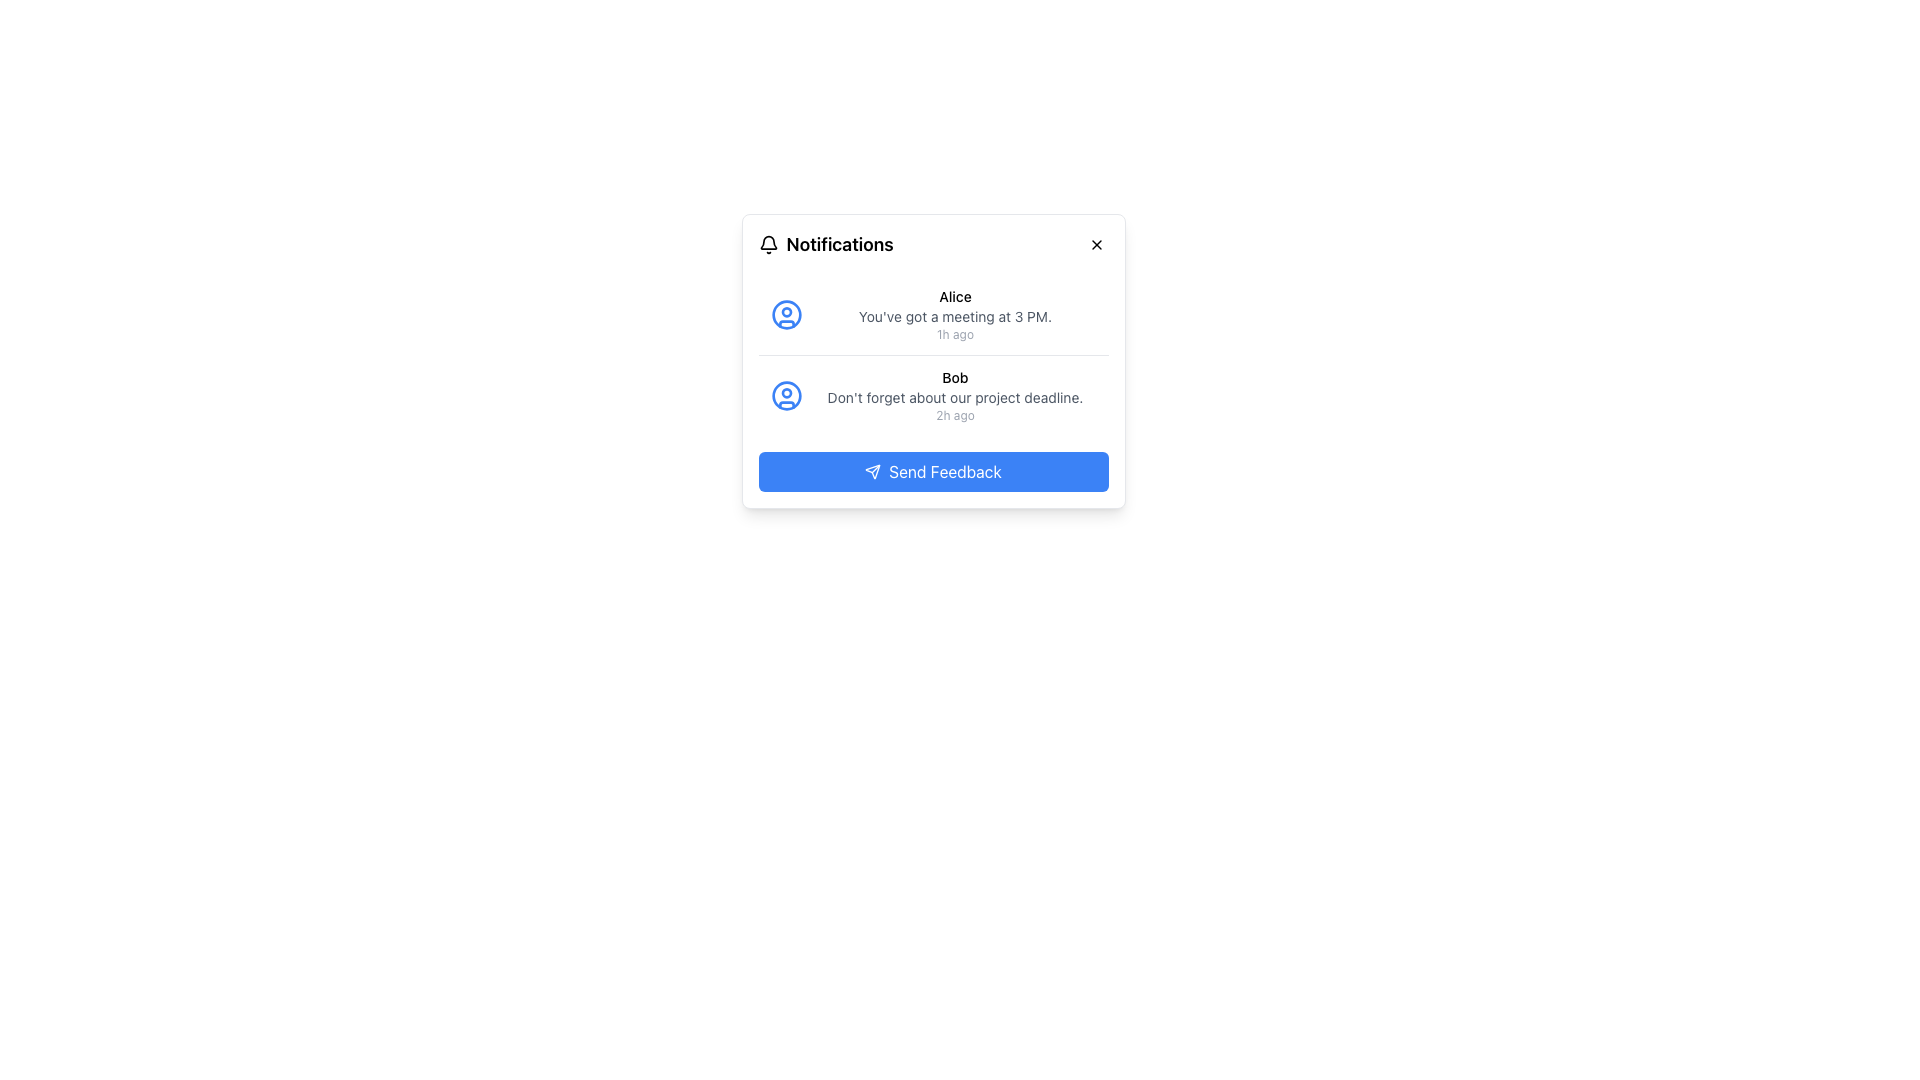 The image size is (1920, 1080). Describe the element at coordinates (767, 241) in the screenshot. I see `the notification bell icon, which is the main body of the bell design located in the Notifications pop-up panel` at that location.